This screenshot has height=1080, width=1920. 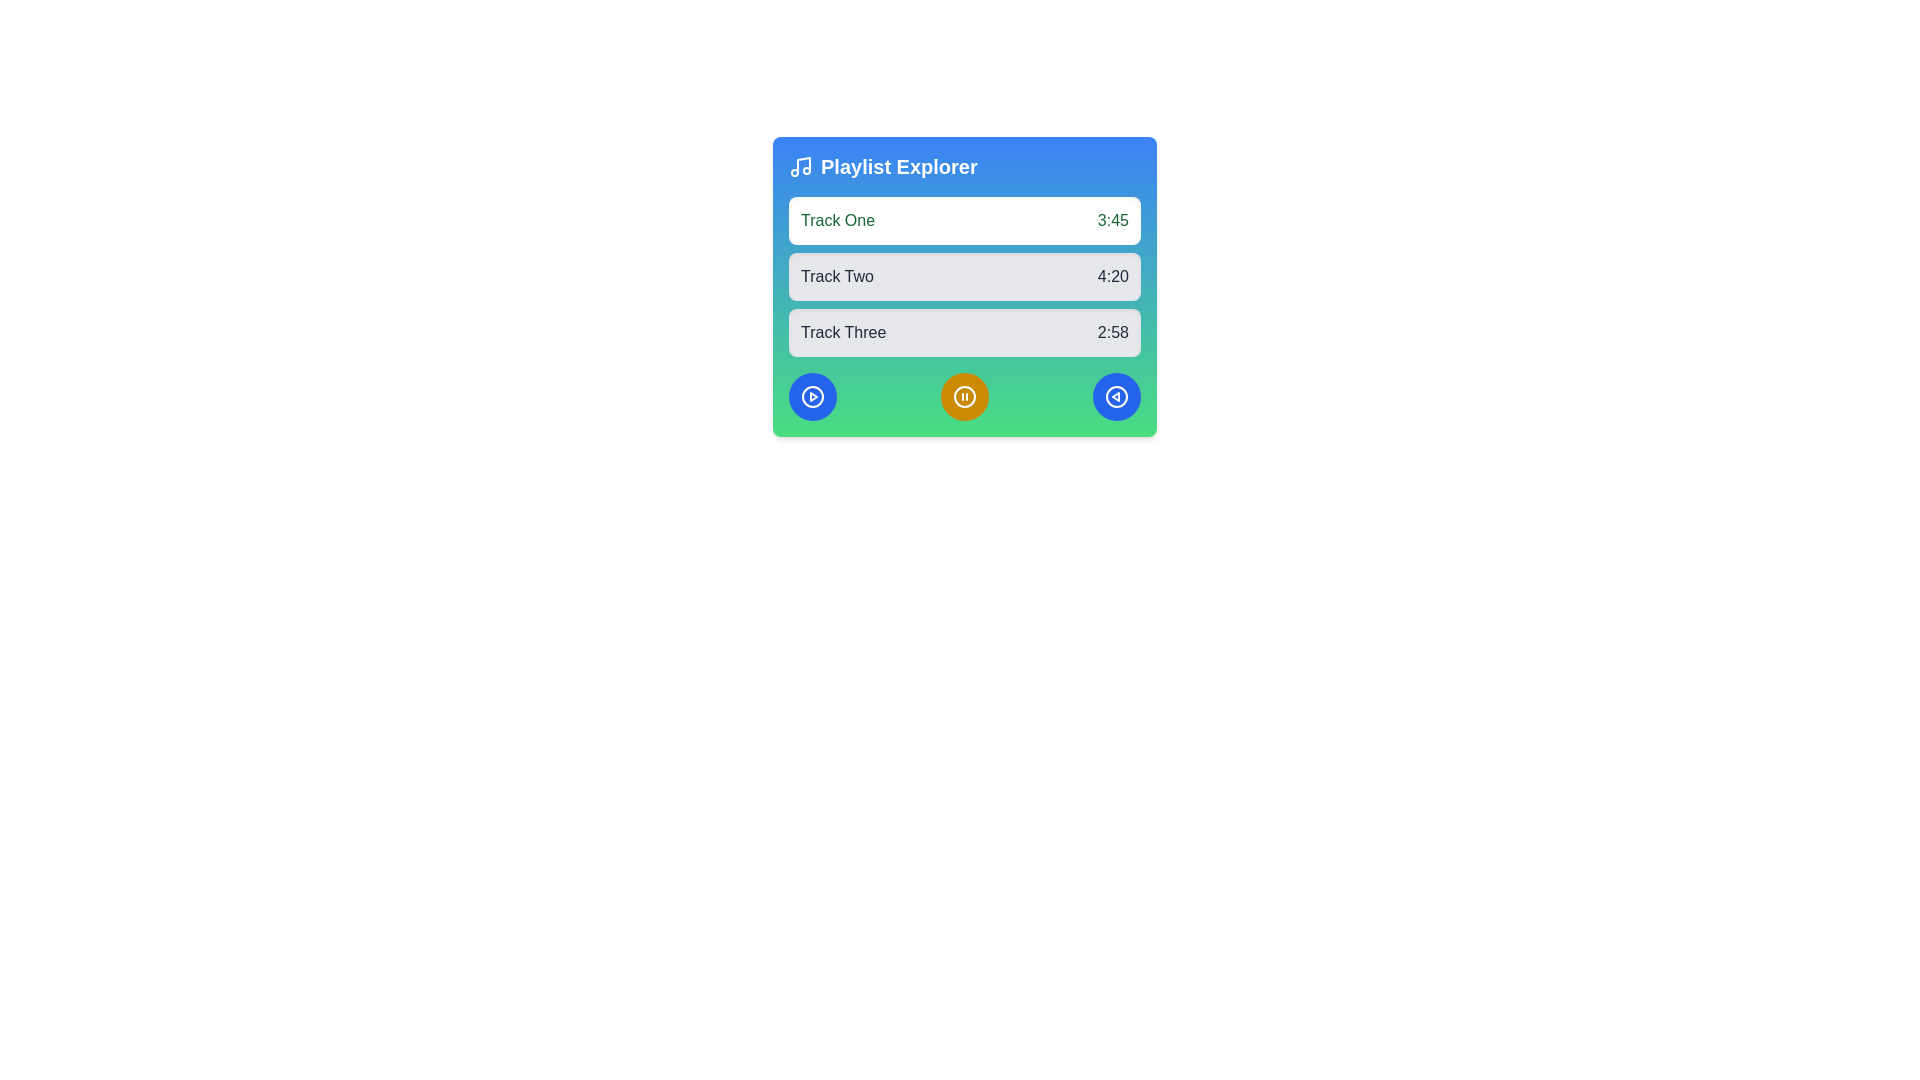 I want to click on the text label that indicates the section related to exploring playlists, positioned centrally to the right of a music note icon, so click(x=898, y=165).